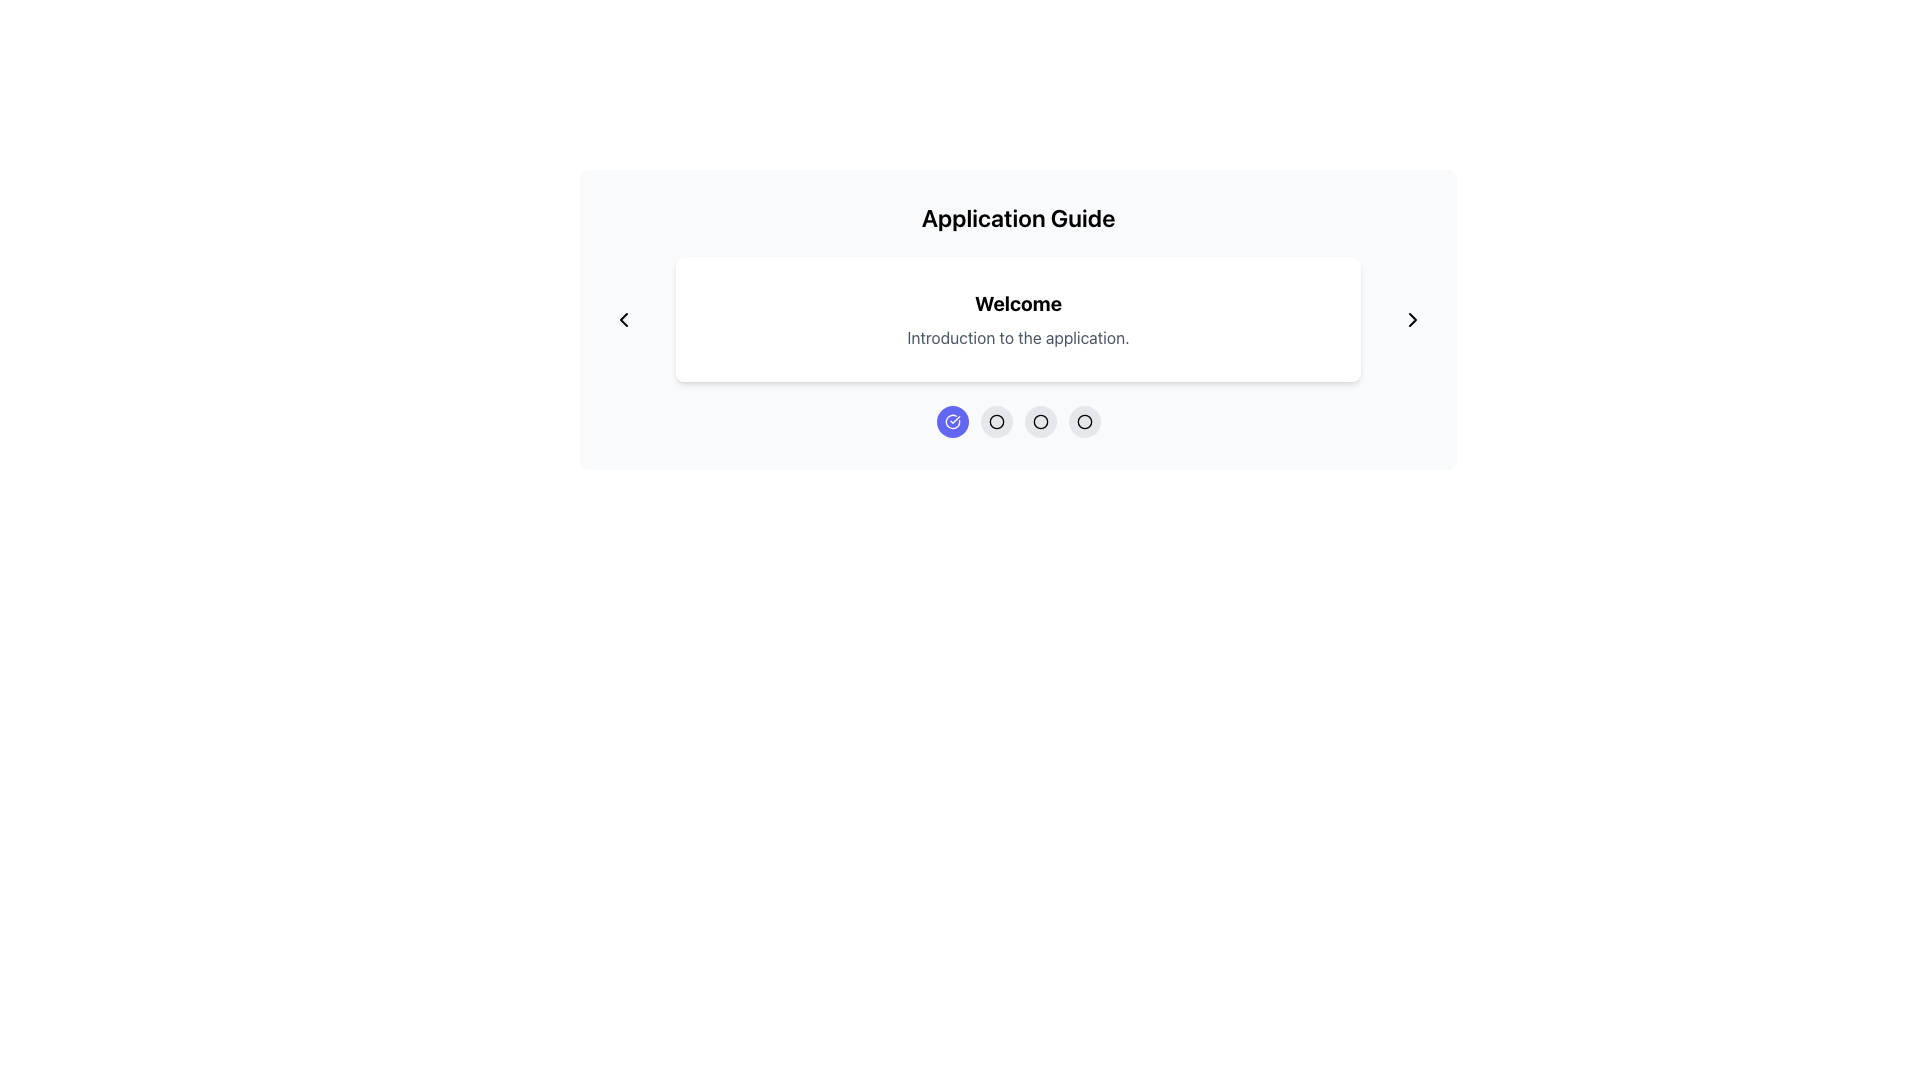 Image resolution: width=1920 pixels, height=1080 pixels. I want to click on the 'Welcome' Information Carousel Slide, which displays the title and description of the first topic in the Application Guide section, so click(1018, 319).